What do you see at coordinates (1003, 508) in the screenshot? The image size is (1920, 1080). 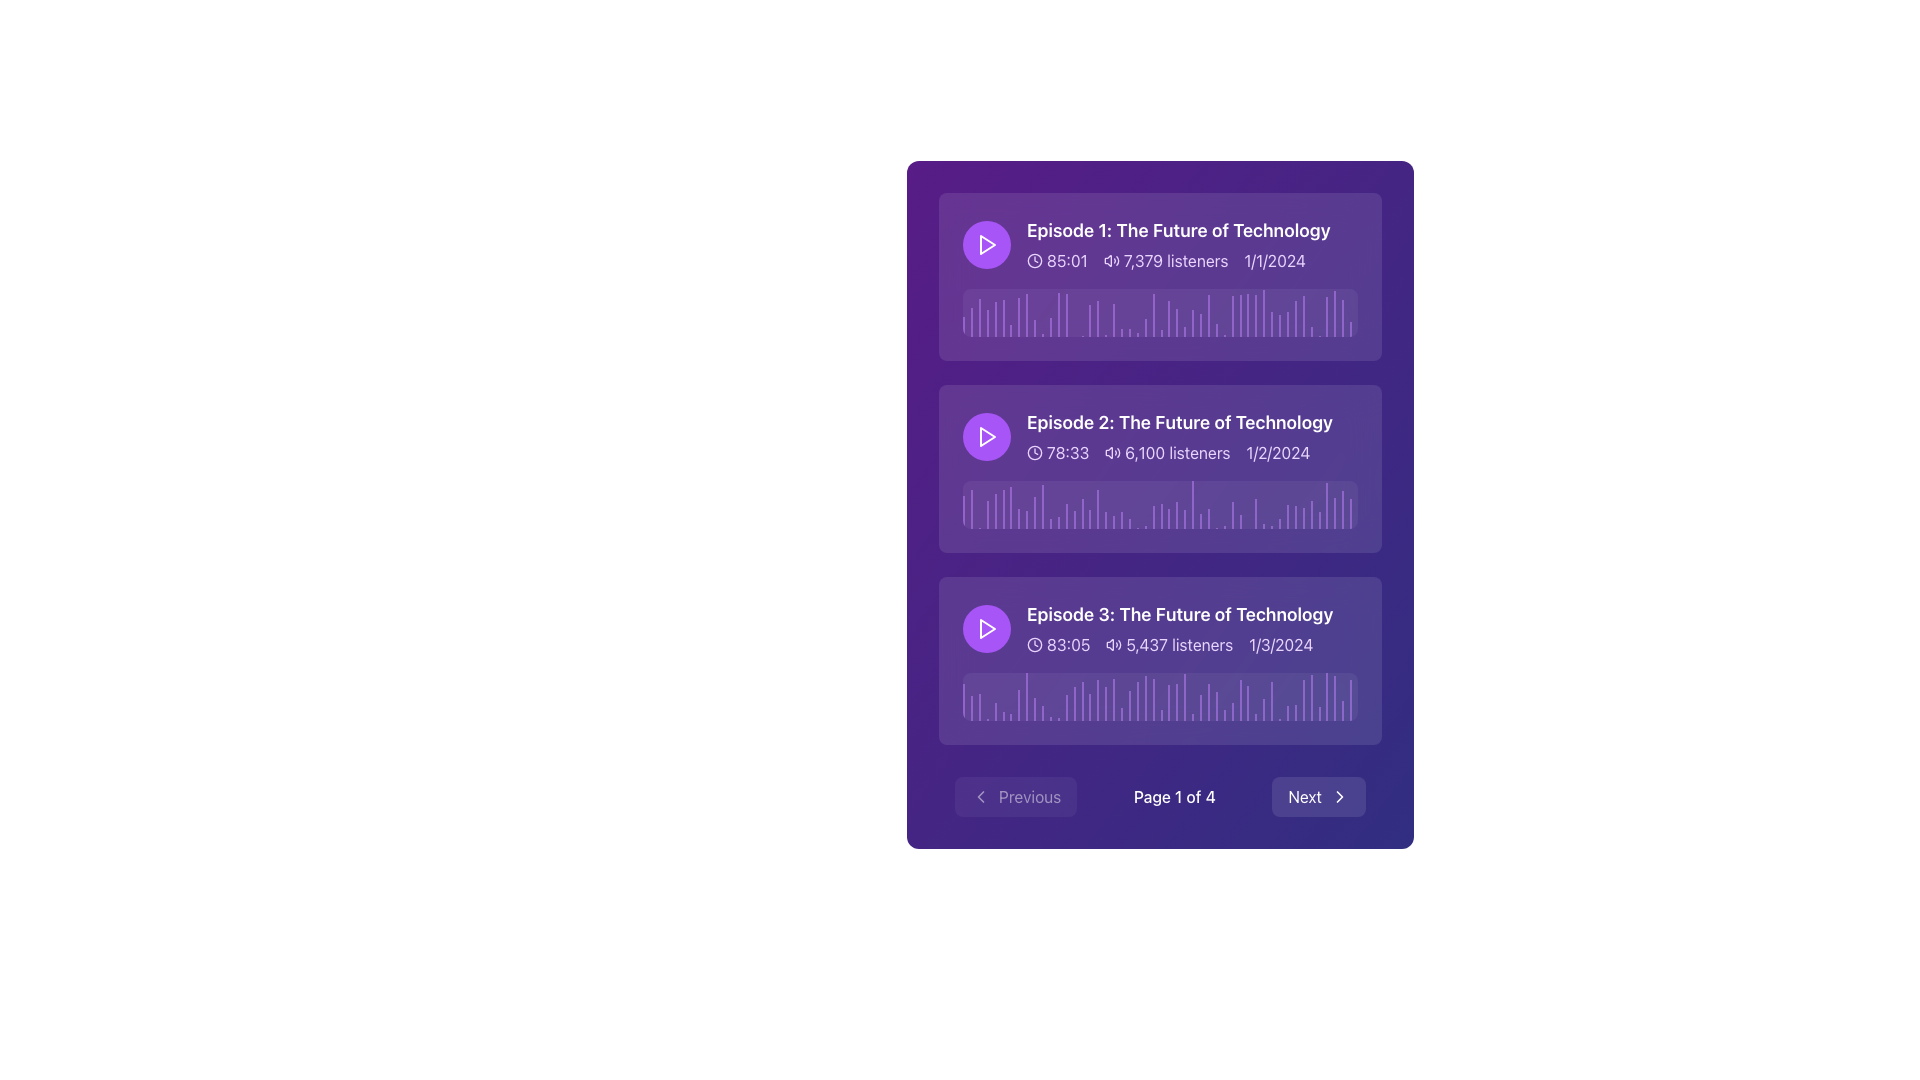 I see `the sixth graphical bar segment in the audio playback timeline located in the second card of the list to understand its representation in the graph` at bounding box center [1003, 508].